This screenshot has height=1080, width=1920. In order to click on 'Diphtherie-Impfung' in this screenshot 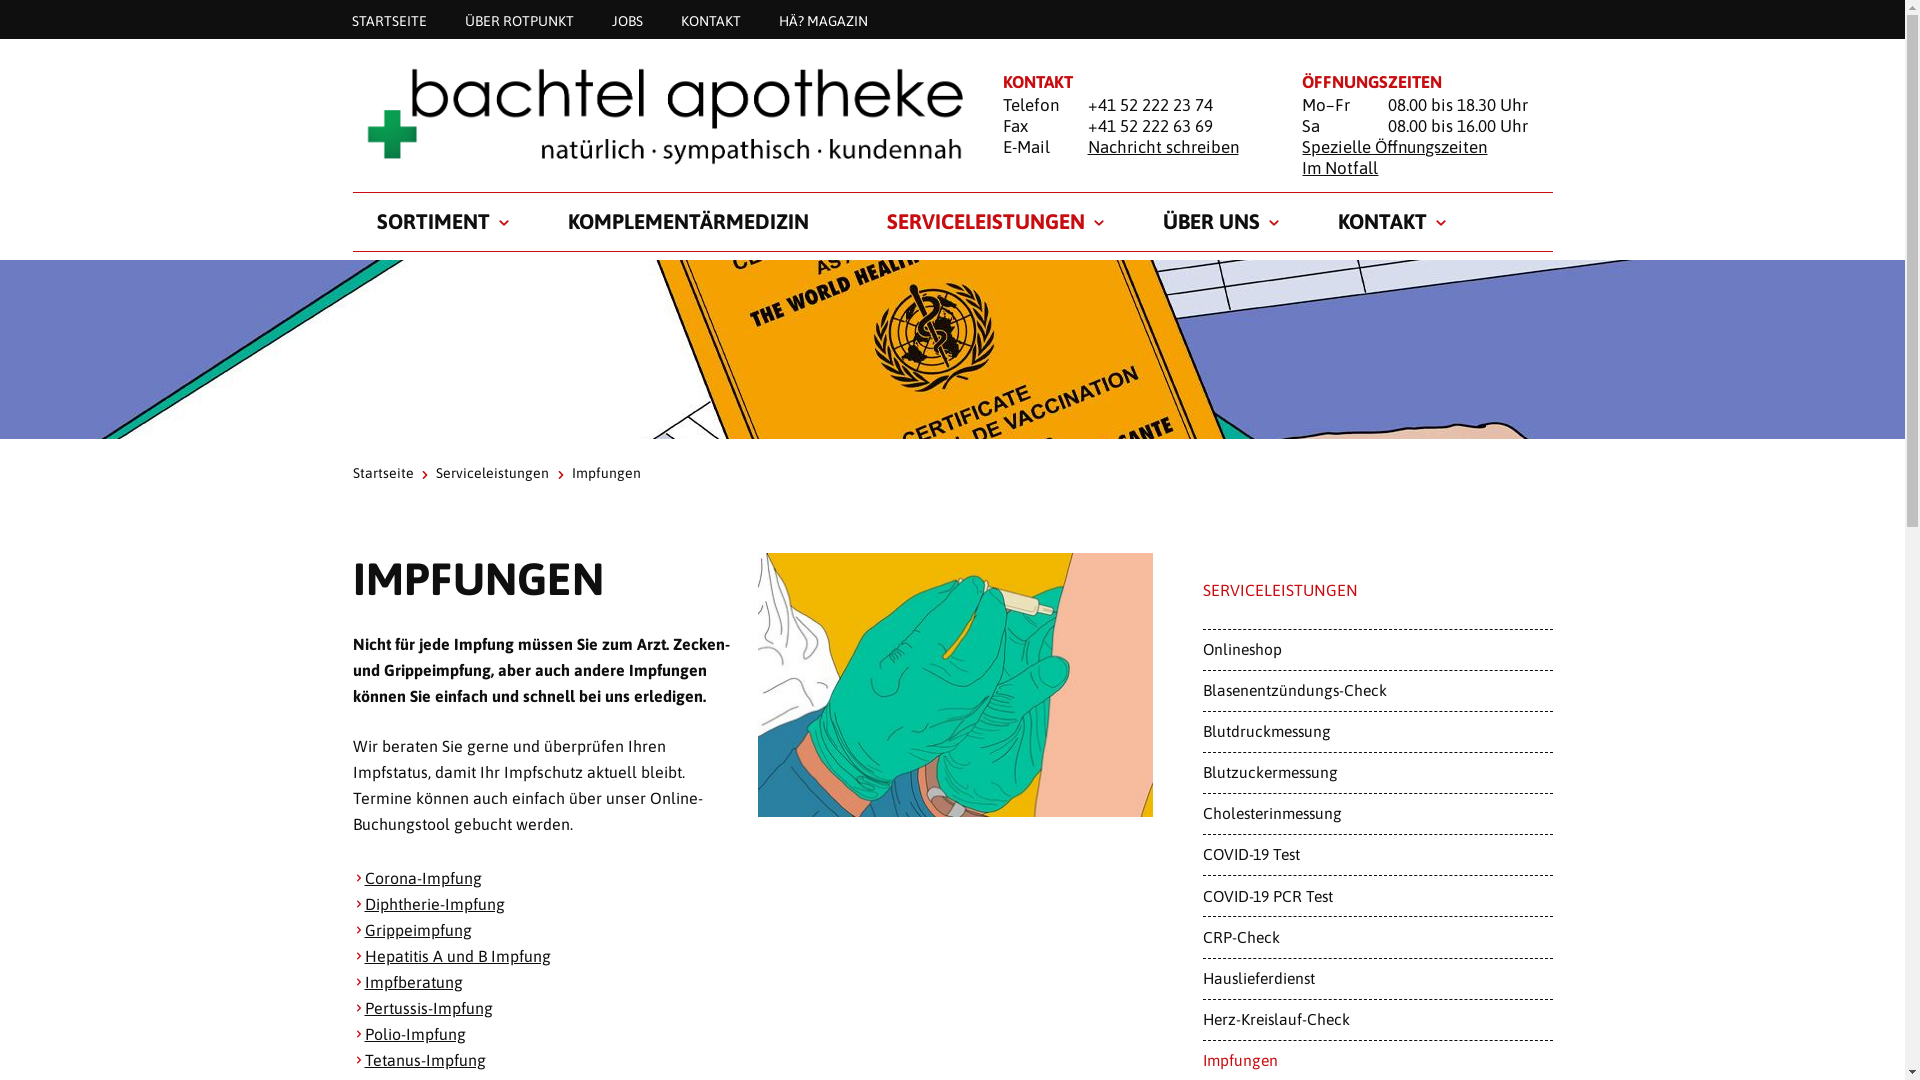, I will do `click(432, 903)`.